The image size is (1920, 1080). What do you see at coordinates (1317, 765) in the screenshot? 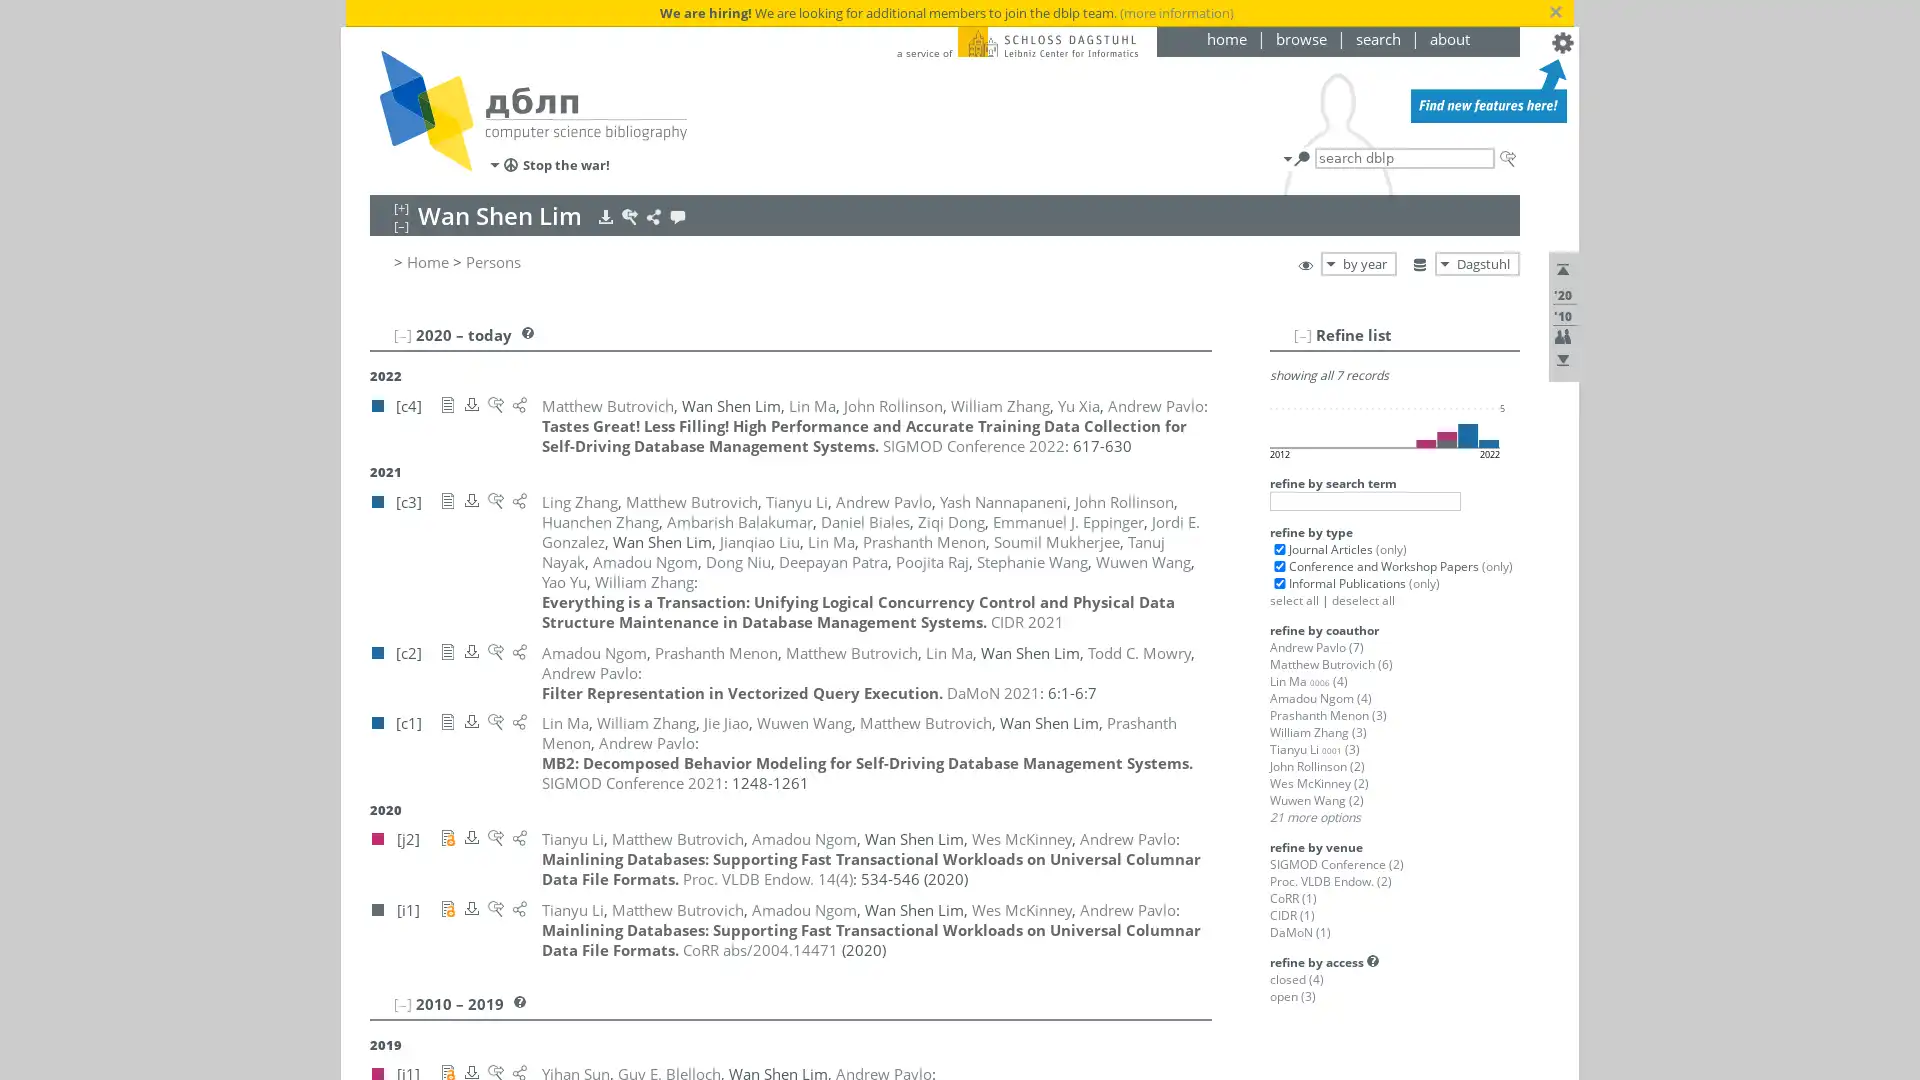
I see `John Rollinson (2)` at bounding box center [1317, 765].